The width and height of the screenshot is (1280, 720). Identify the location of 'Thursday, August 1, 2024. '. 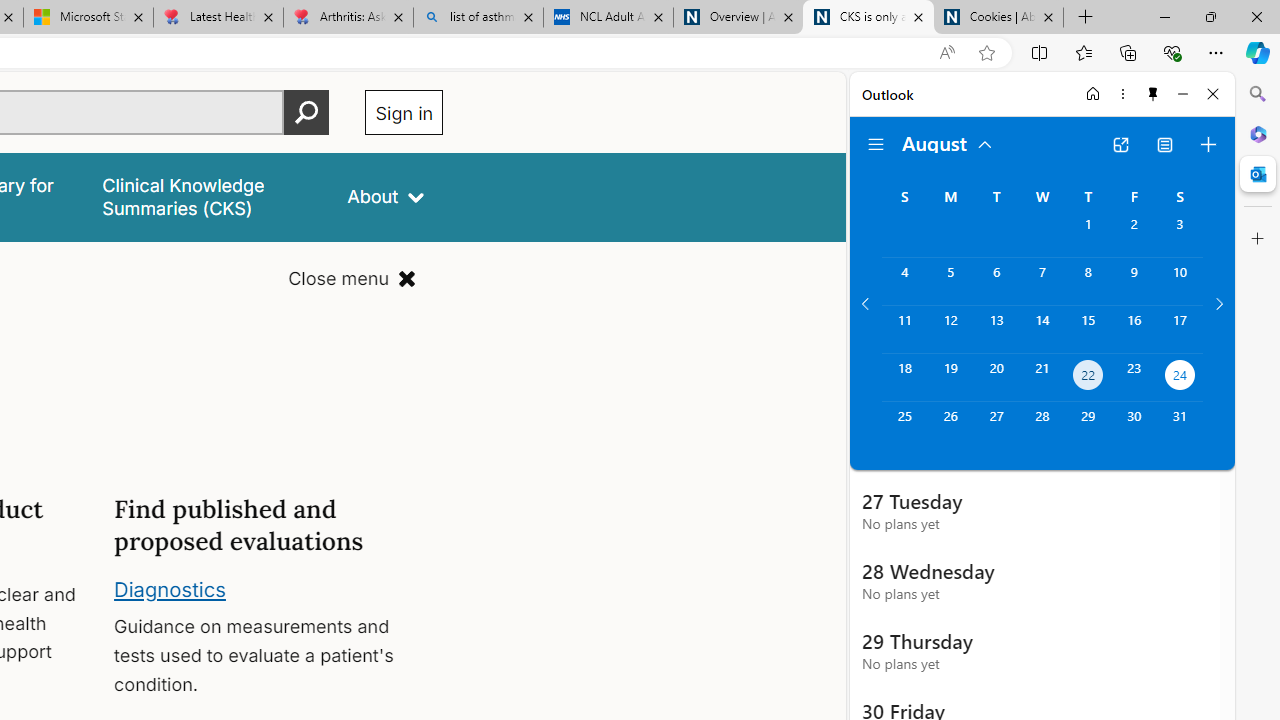
(1087, 232).